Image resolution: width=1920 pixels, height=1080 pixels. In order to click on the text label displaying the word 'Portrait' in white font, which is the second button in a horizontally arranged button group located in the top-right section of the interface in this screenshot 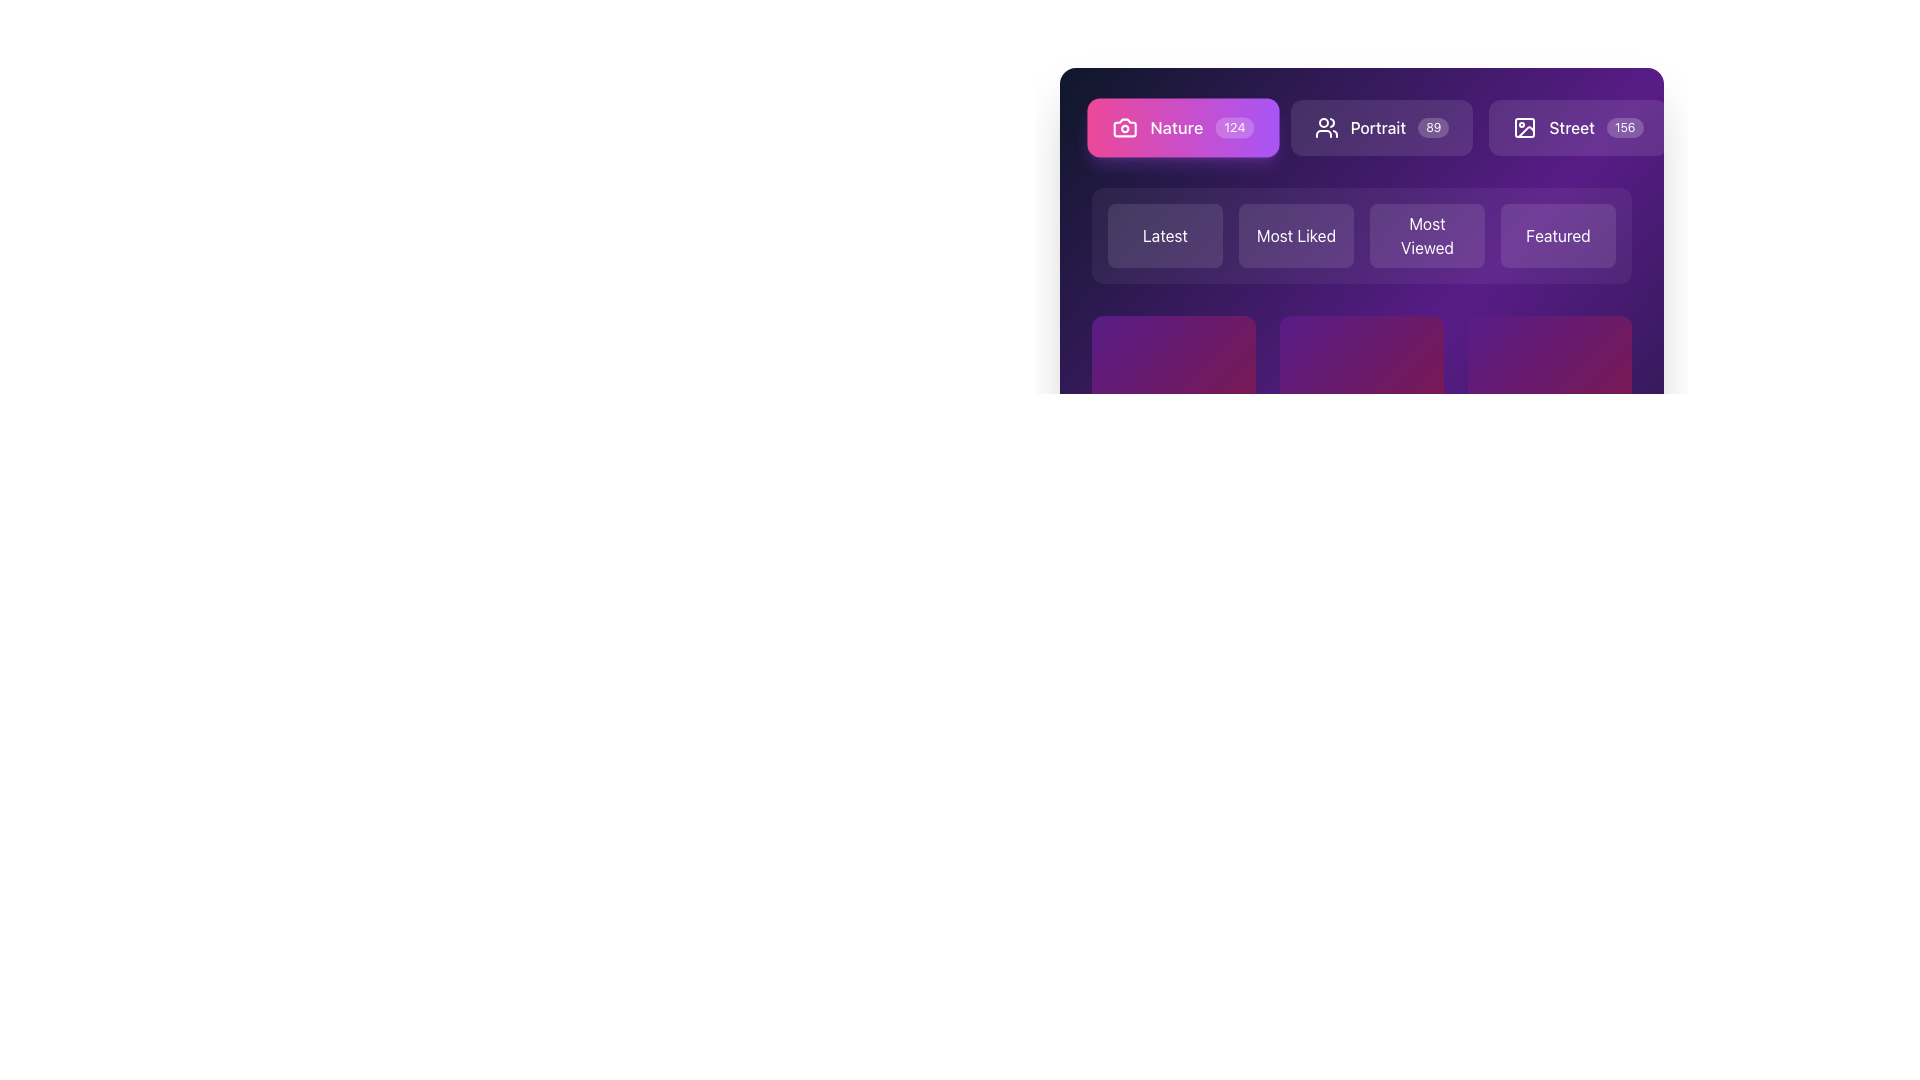, I will do `click(1376, 127)`.